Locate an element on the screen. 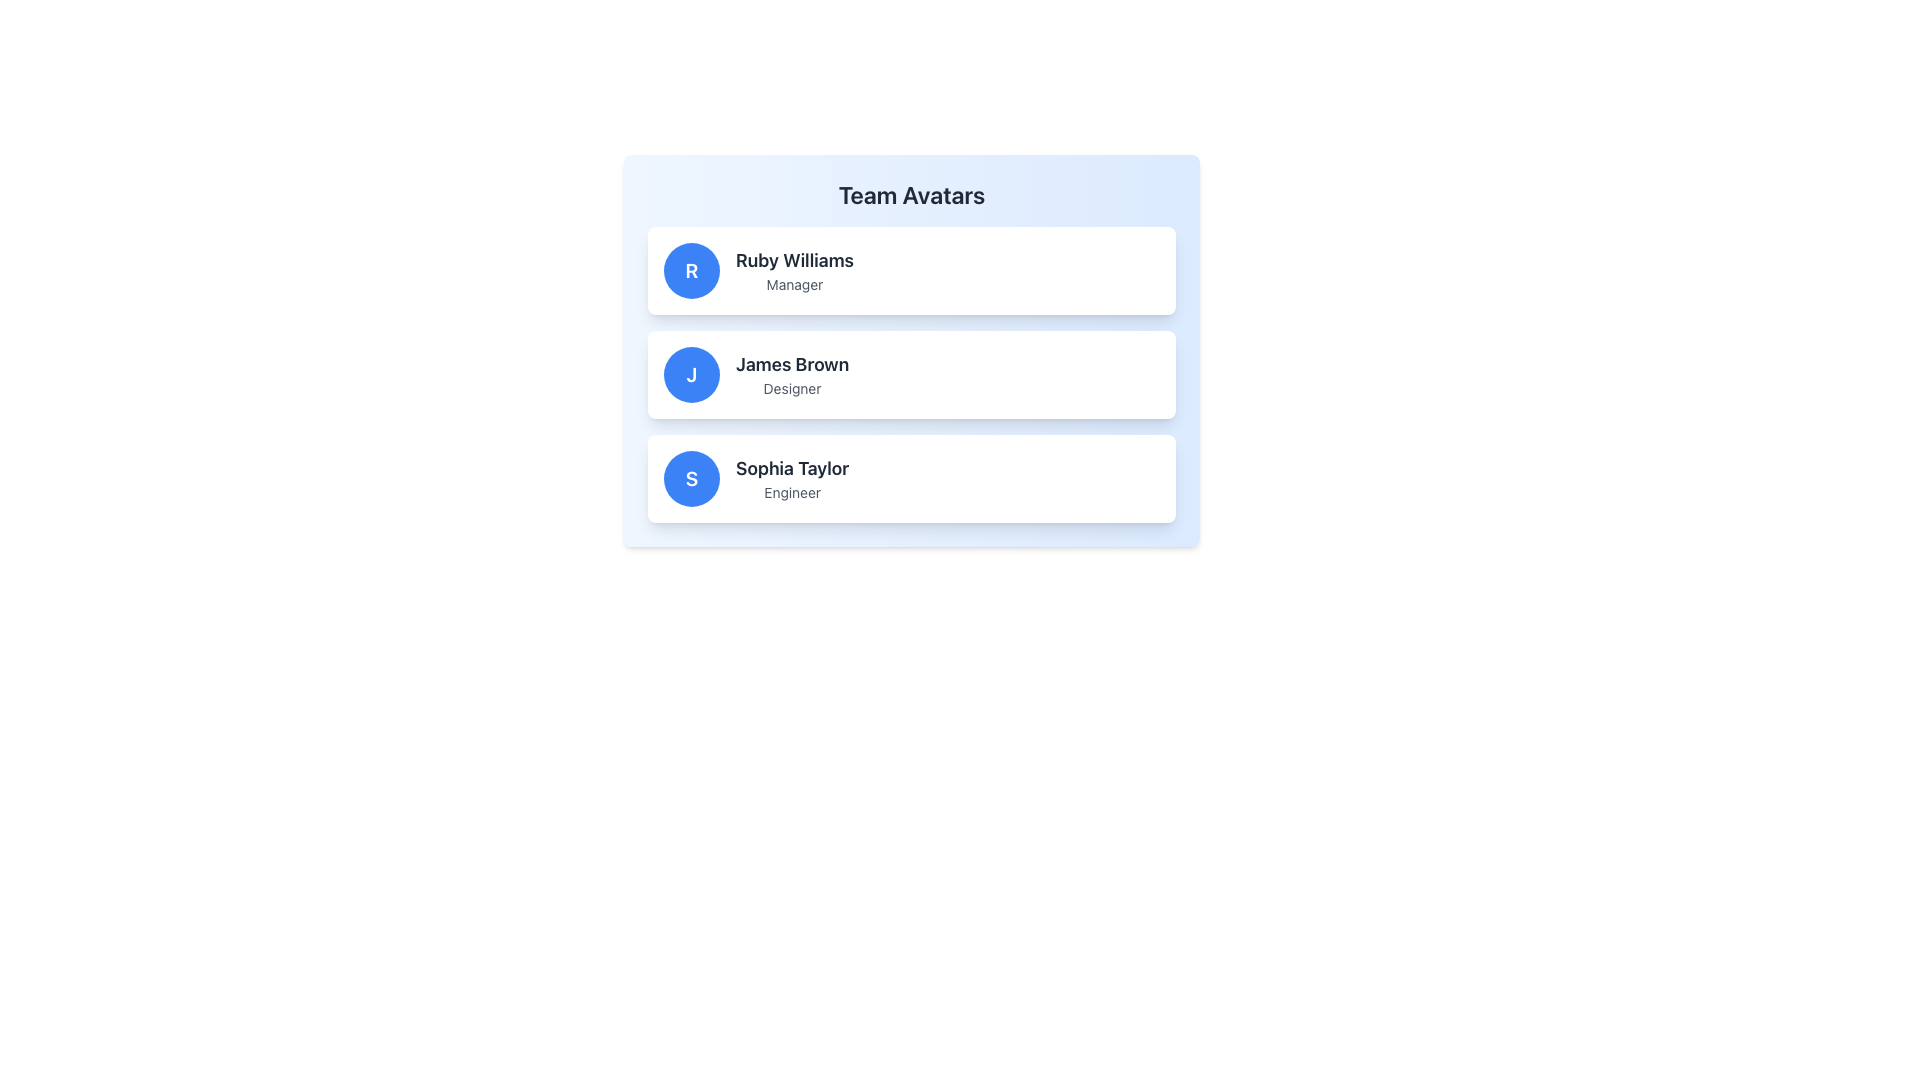 The width and height of the screenshot is (1920, 1080). the User Profile Card for 'Sophia Taylor', which features a blue circular avatar with the letter 'S', a bold title in black, and a subtitle in gray is located at coordinates (911, 478).